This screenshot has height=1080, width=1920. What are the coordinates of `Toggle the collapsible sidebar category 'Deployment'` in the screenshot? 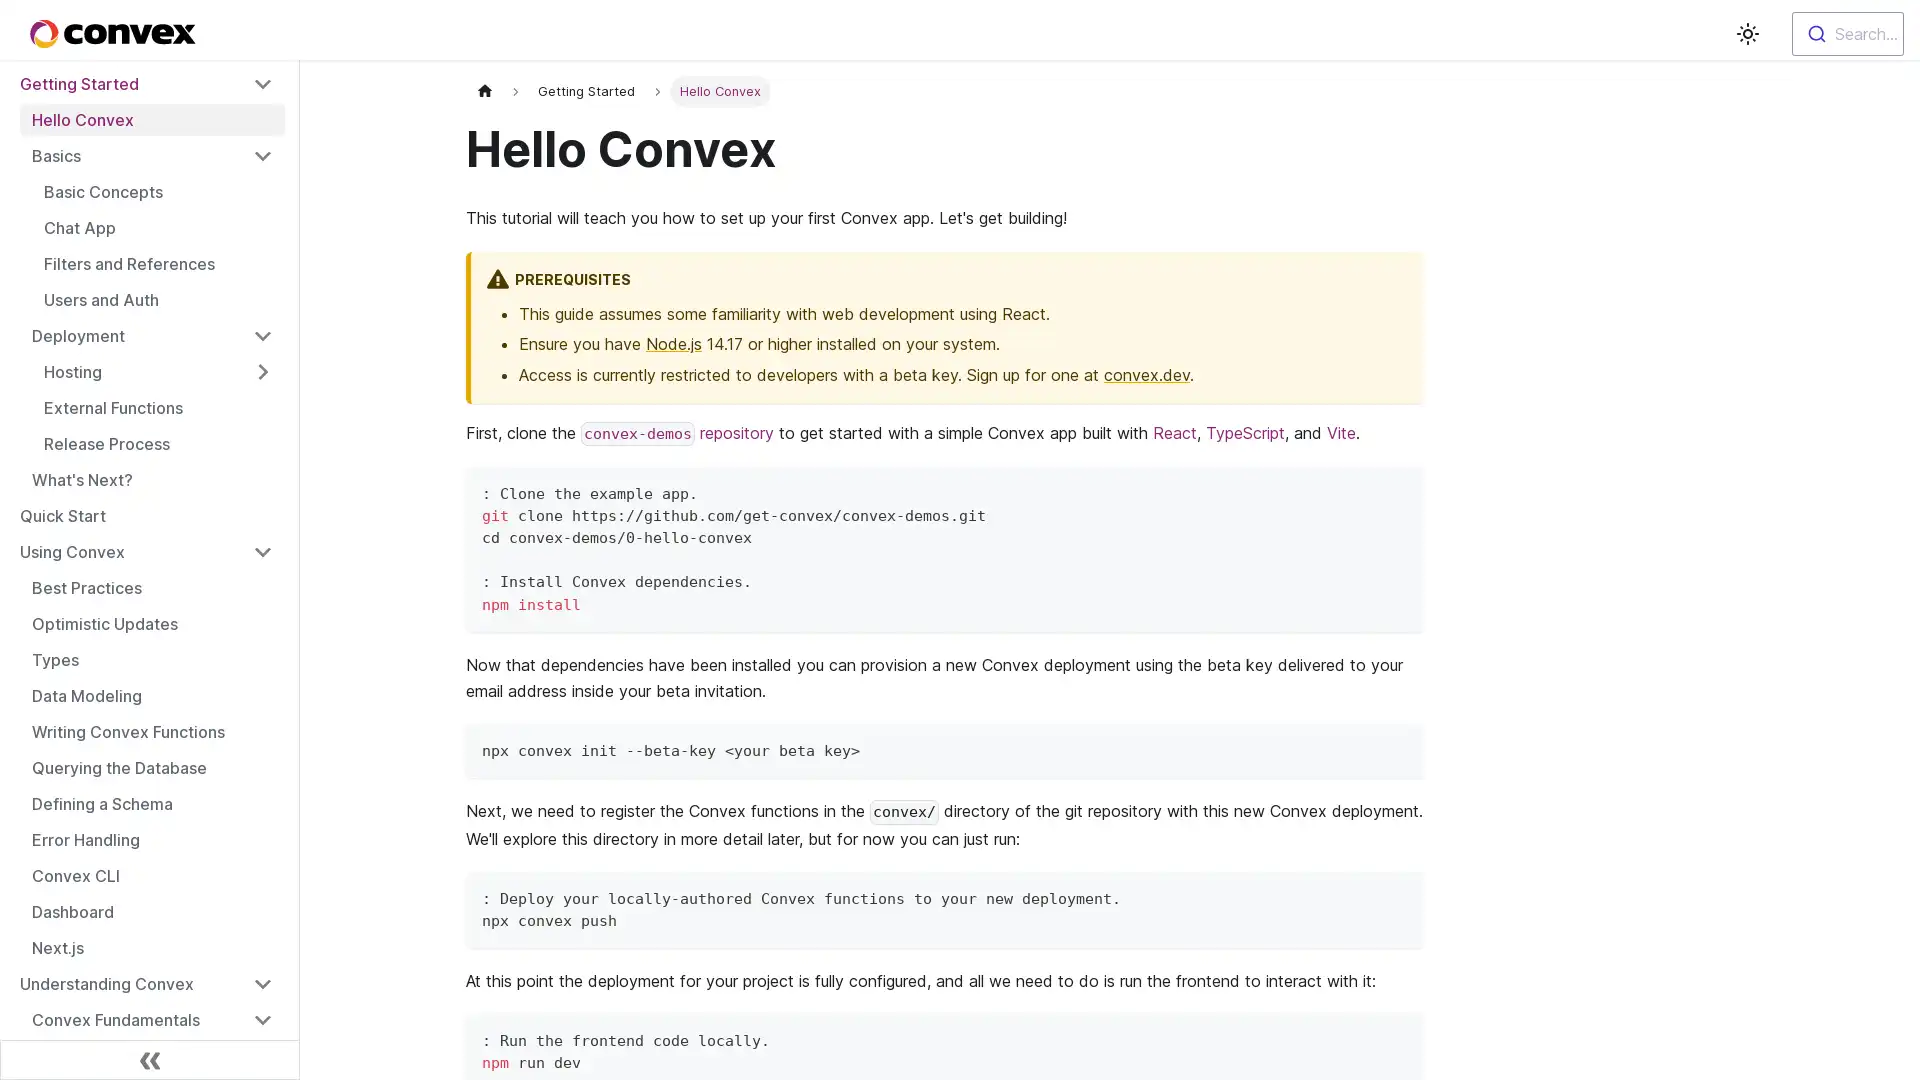 It's located at (262, 334).